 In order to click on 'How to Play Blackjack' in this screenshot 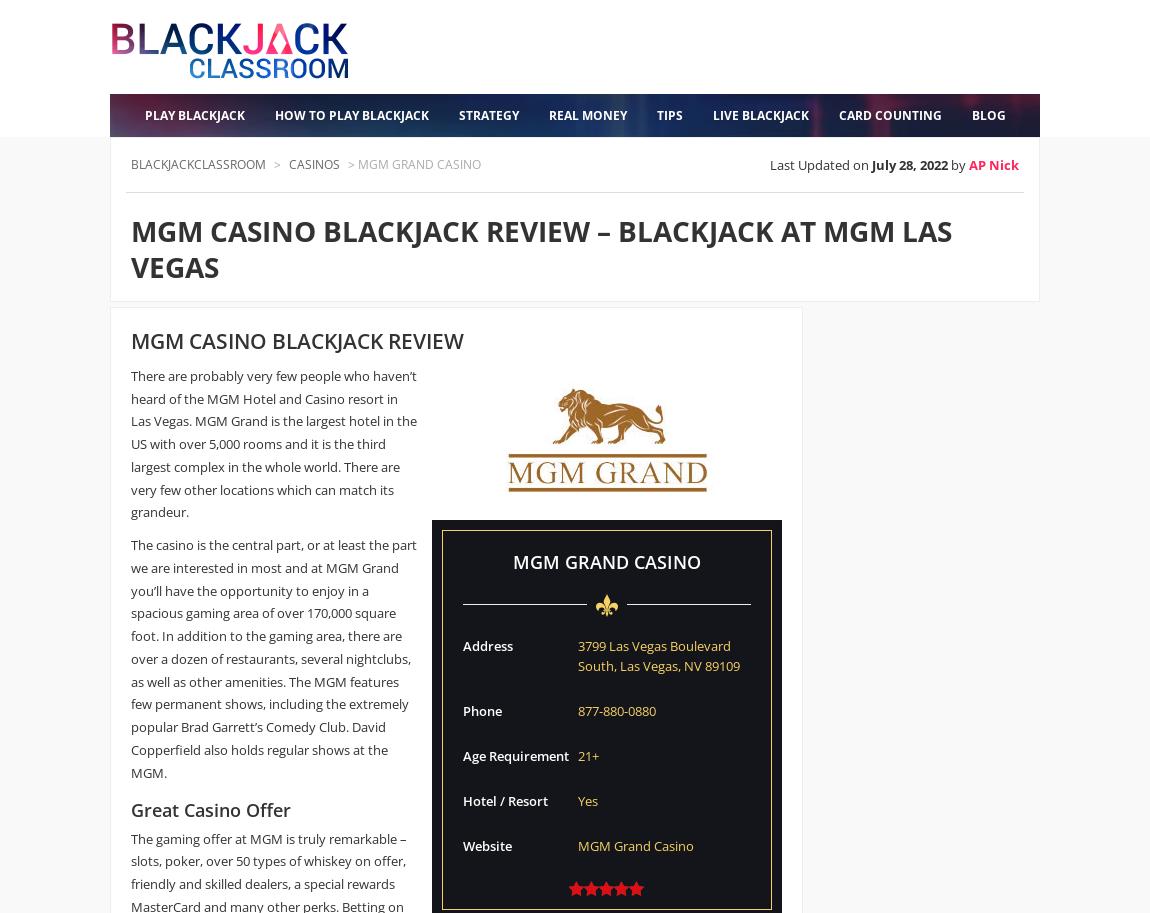, I will do `click(350, 115)`.